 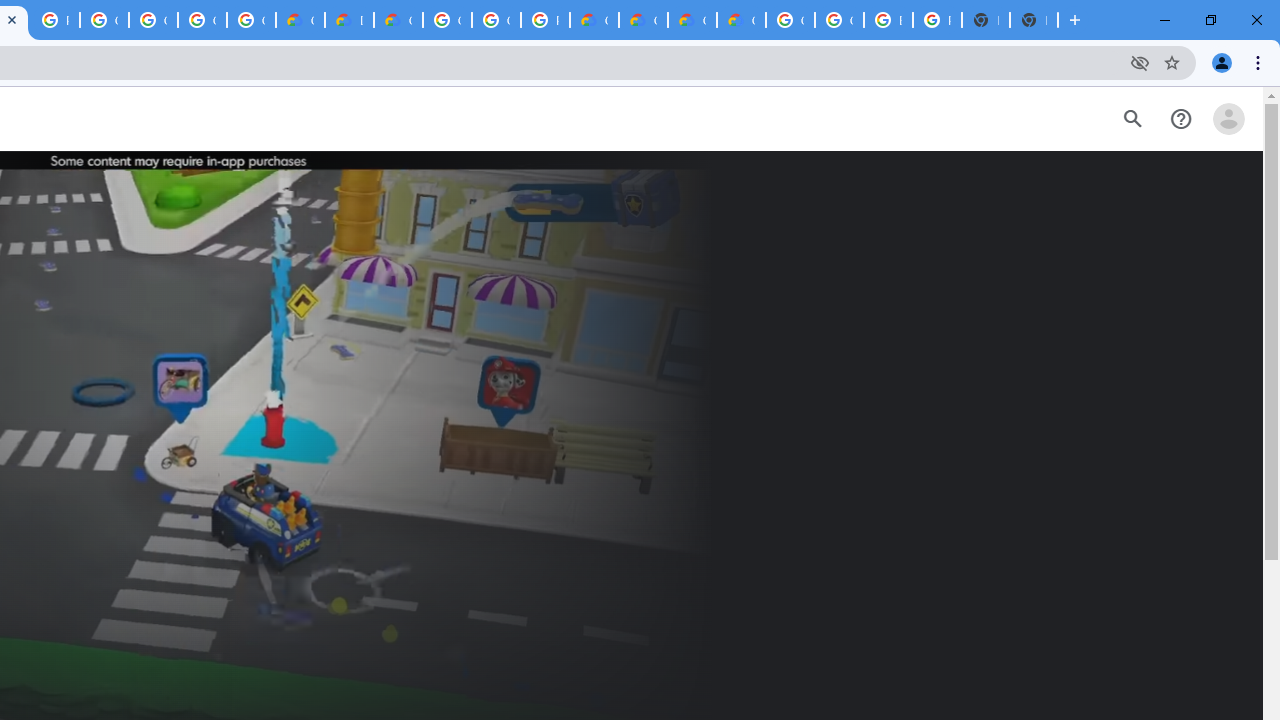 What do you see at coordinates (1139, 61) in the screenshot?
I see `'Third-party cookies blocked'` at bounding box center [1139, 61].